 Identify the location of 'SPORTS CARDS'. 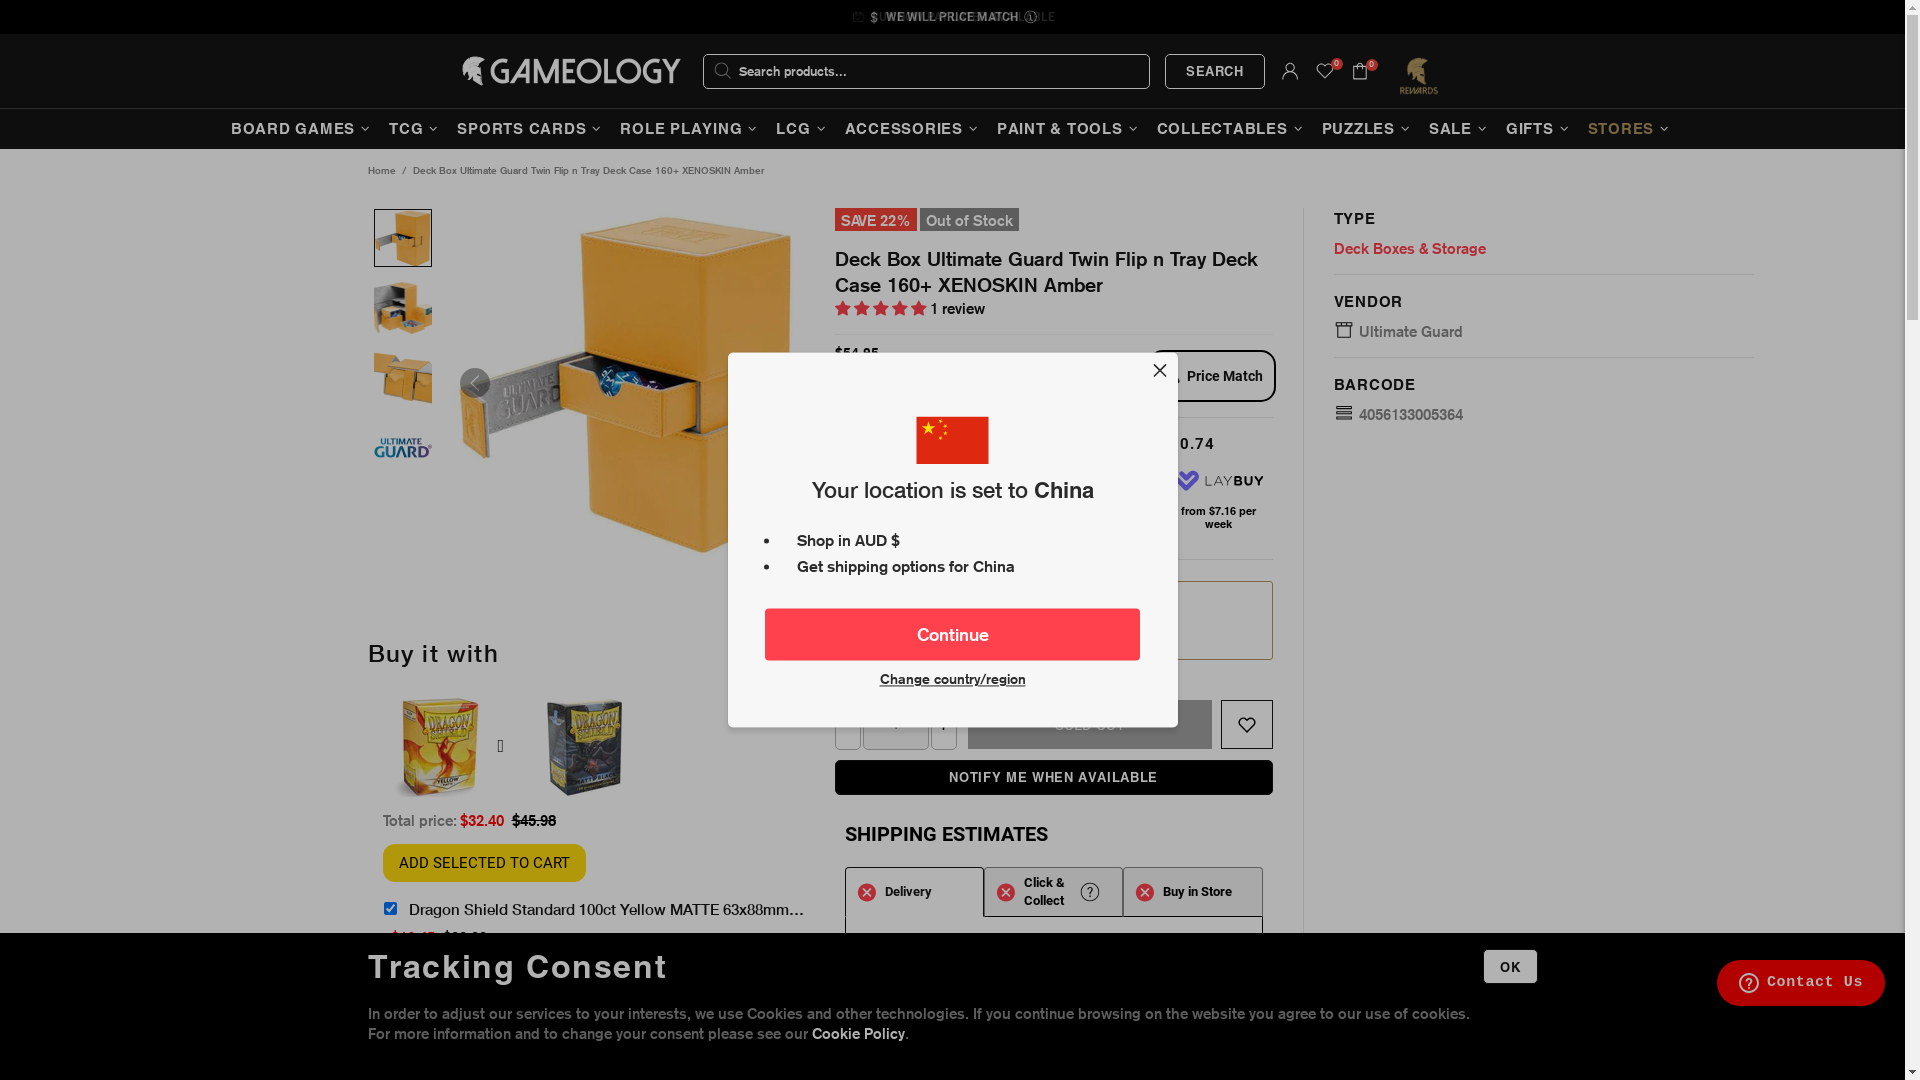
(449, 128).